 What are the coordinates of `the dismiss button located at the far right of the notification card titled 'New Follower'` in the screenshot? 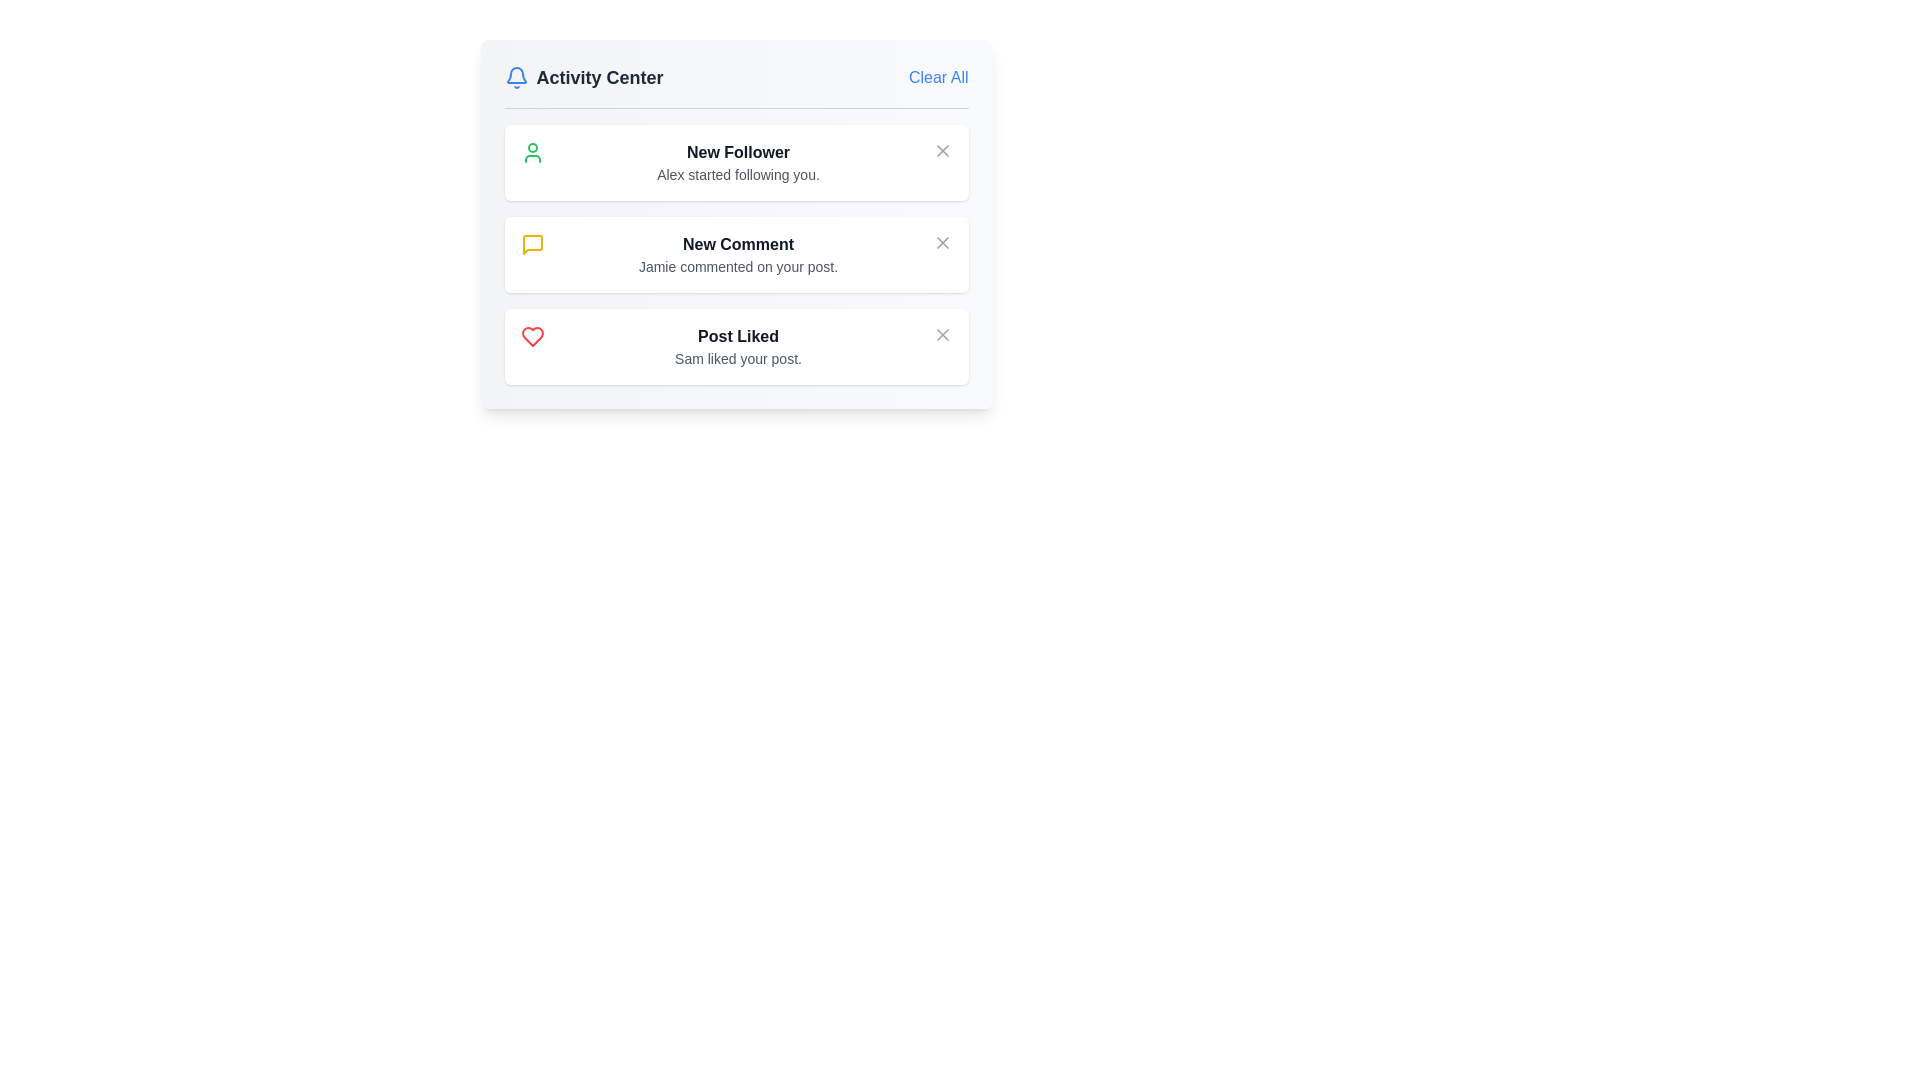 It's located at (941, 149).